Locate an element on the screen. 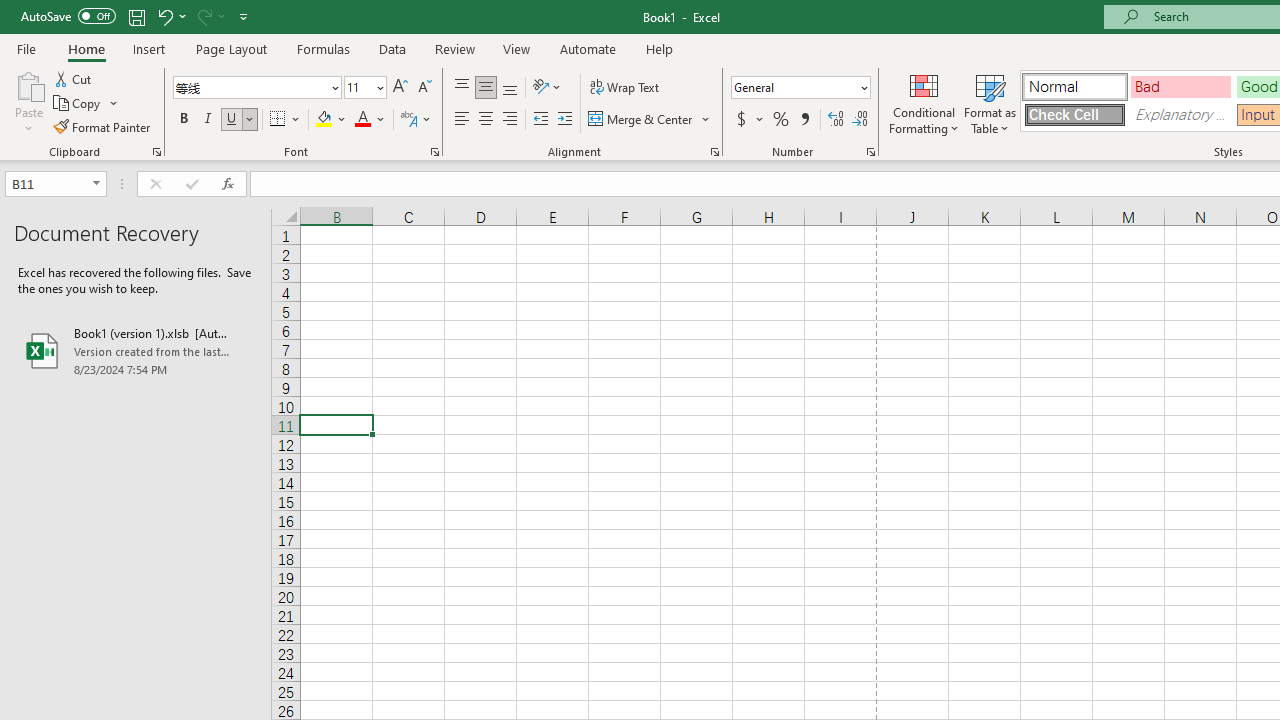 The image size is (1280, 720). 'Orientation' is located at coordinates (547, 86).